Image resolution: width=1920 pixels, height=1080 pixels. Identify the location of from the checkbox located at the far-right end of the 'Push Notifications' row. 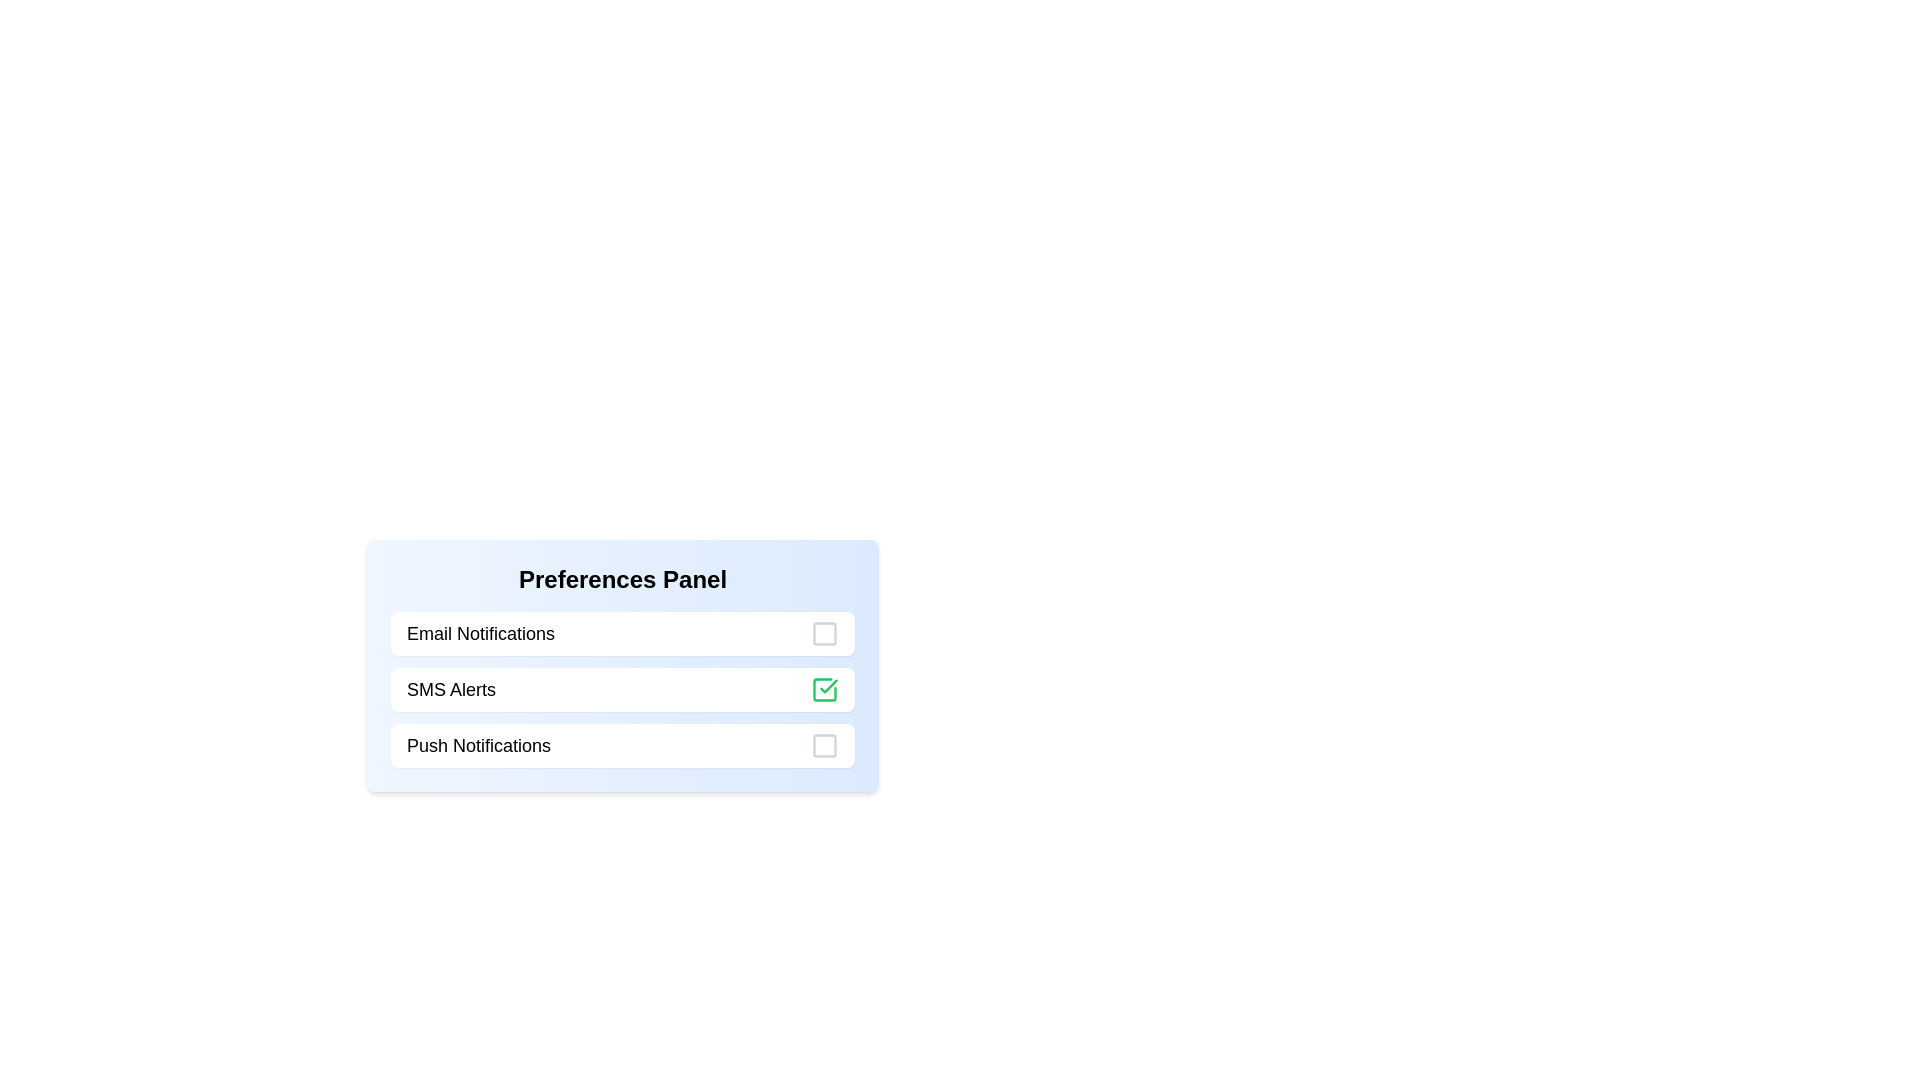
(825, 745).